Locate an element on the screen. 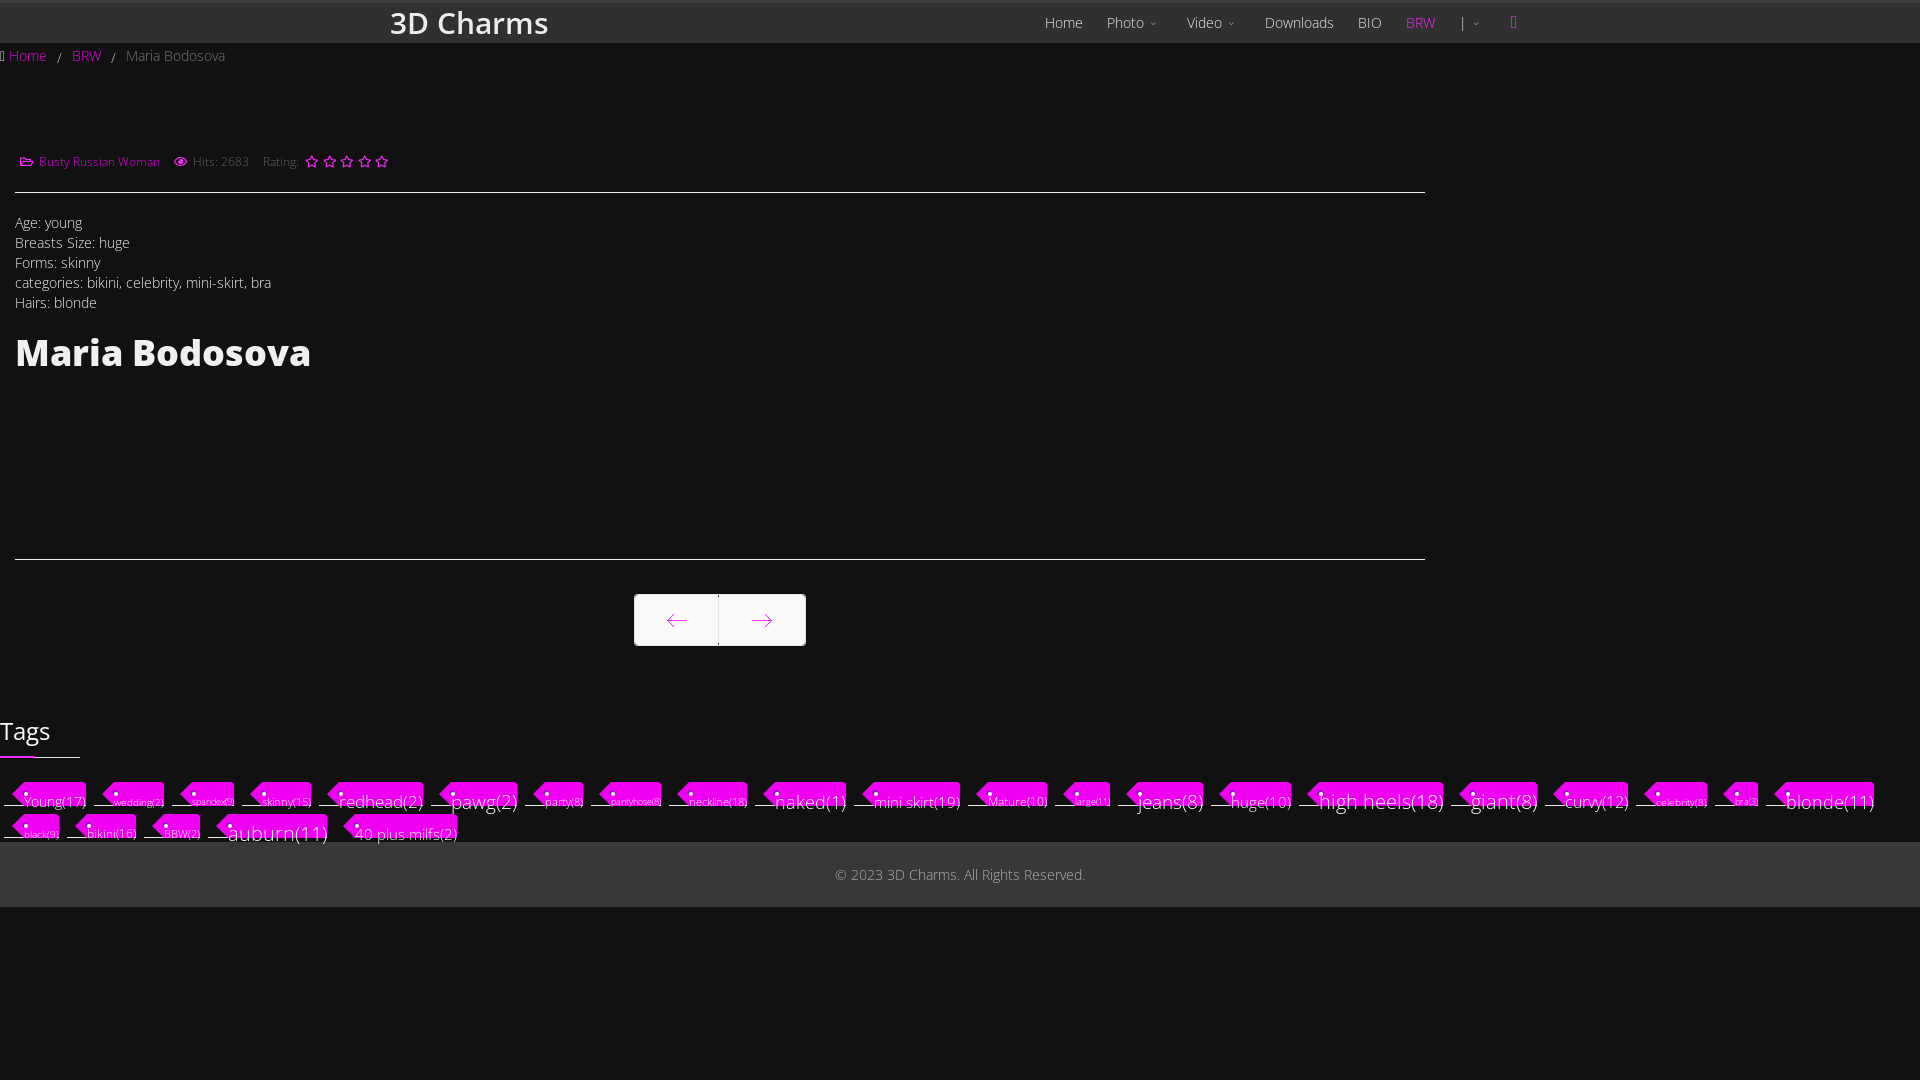  'pantyhose(8)' is located at coordinates (635, 793).